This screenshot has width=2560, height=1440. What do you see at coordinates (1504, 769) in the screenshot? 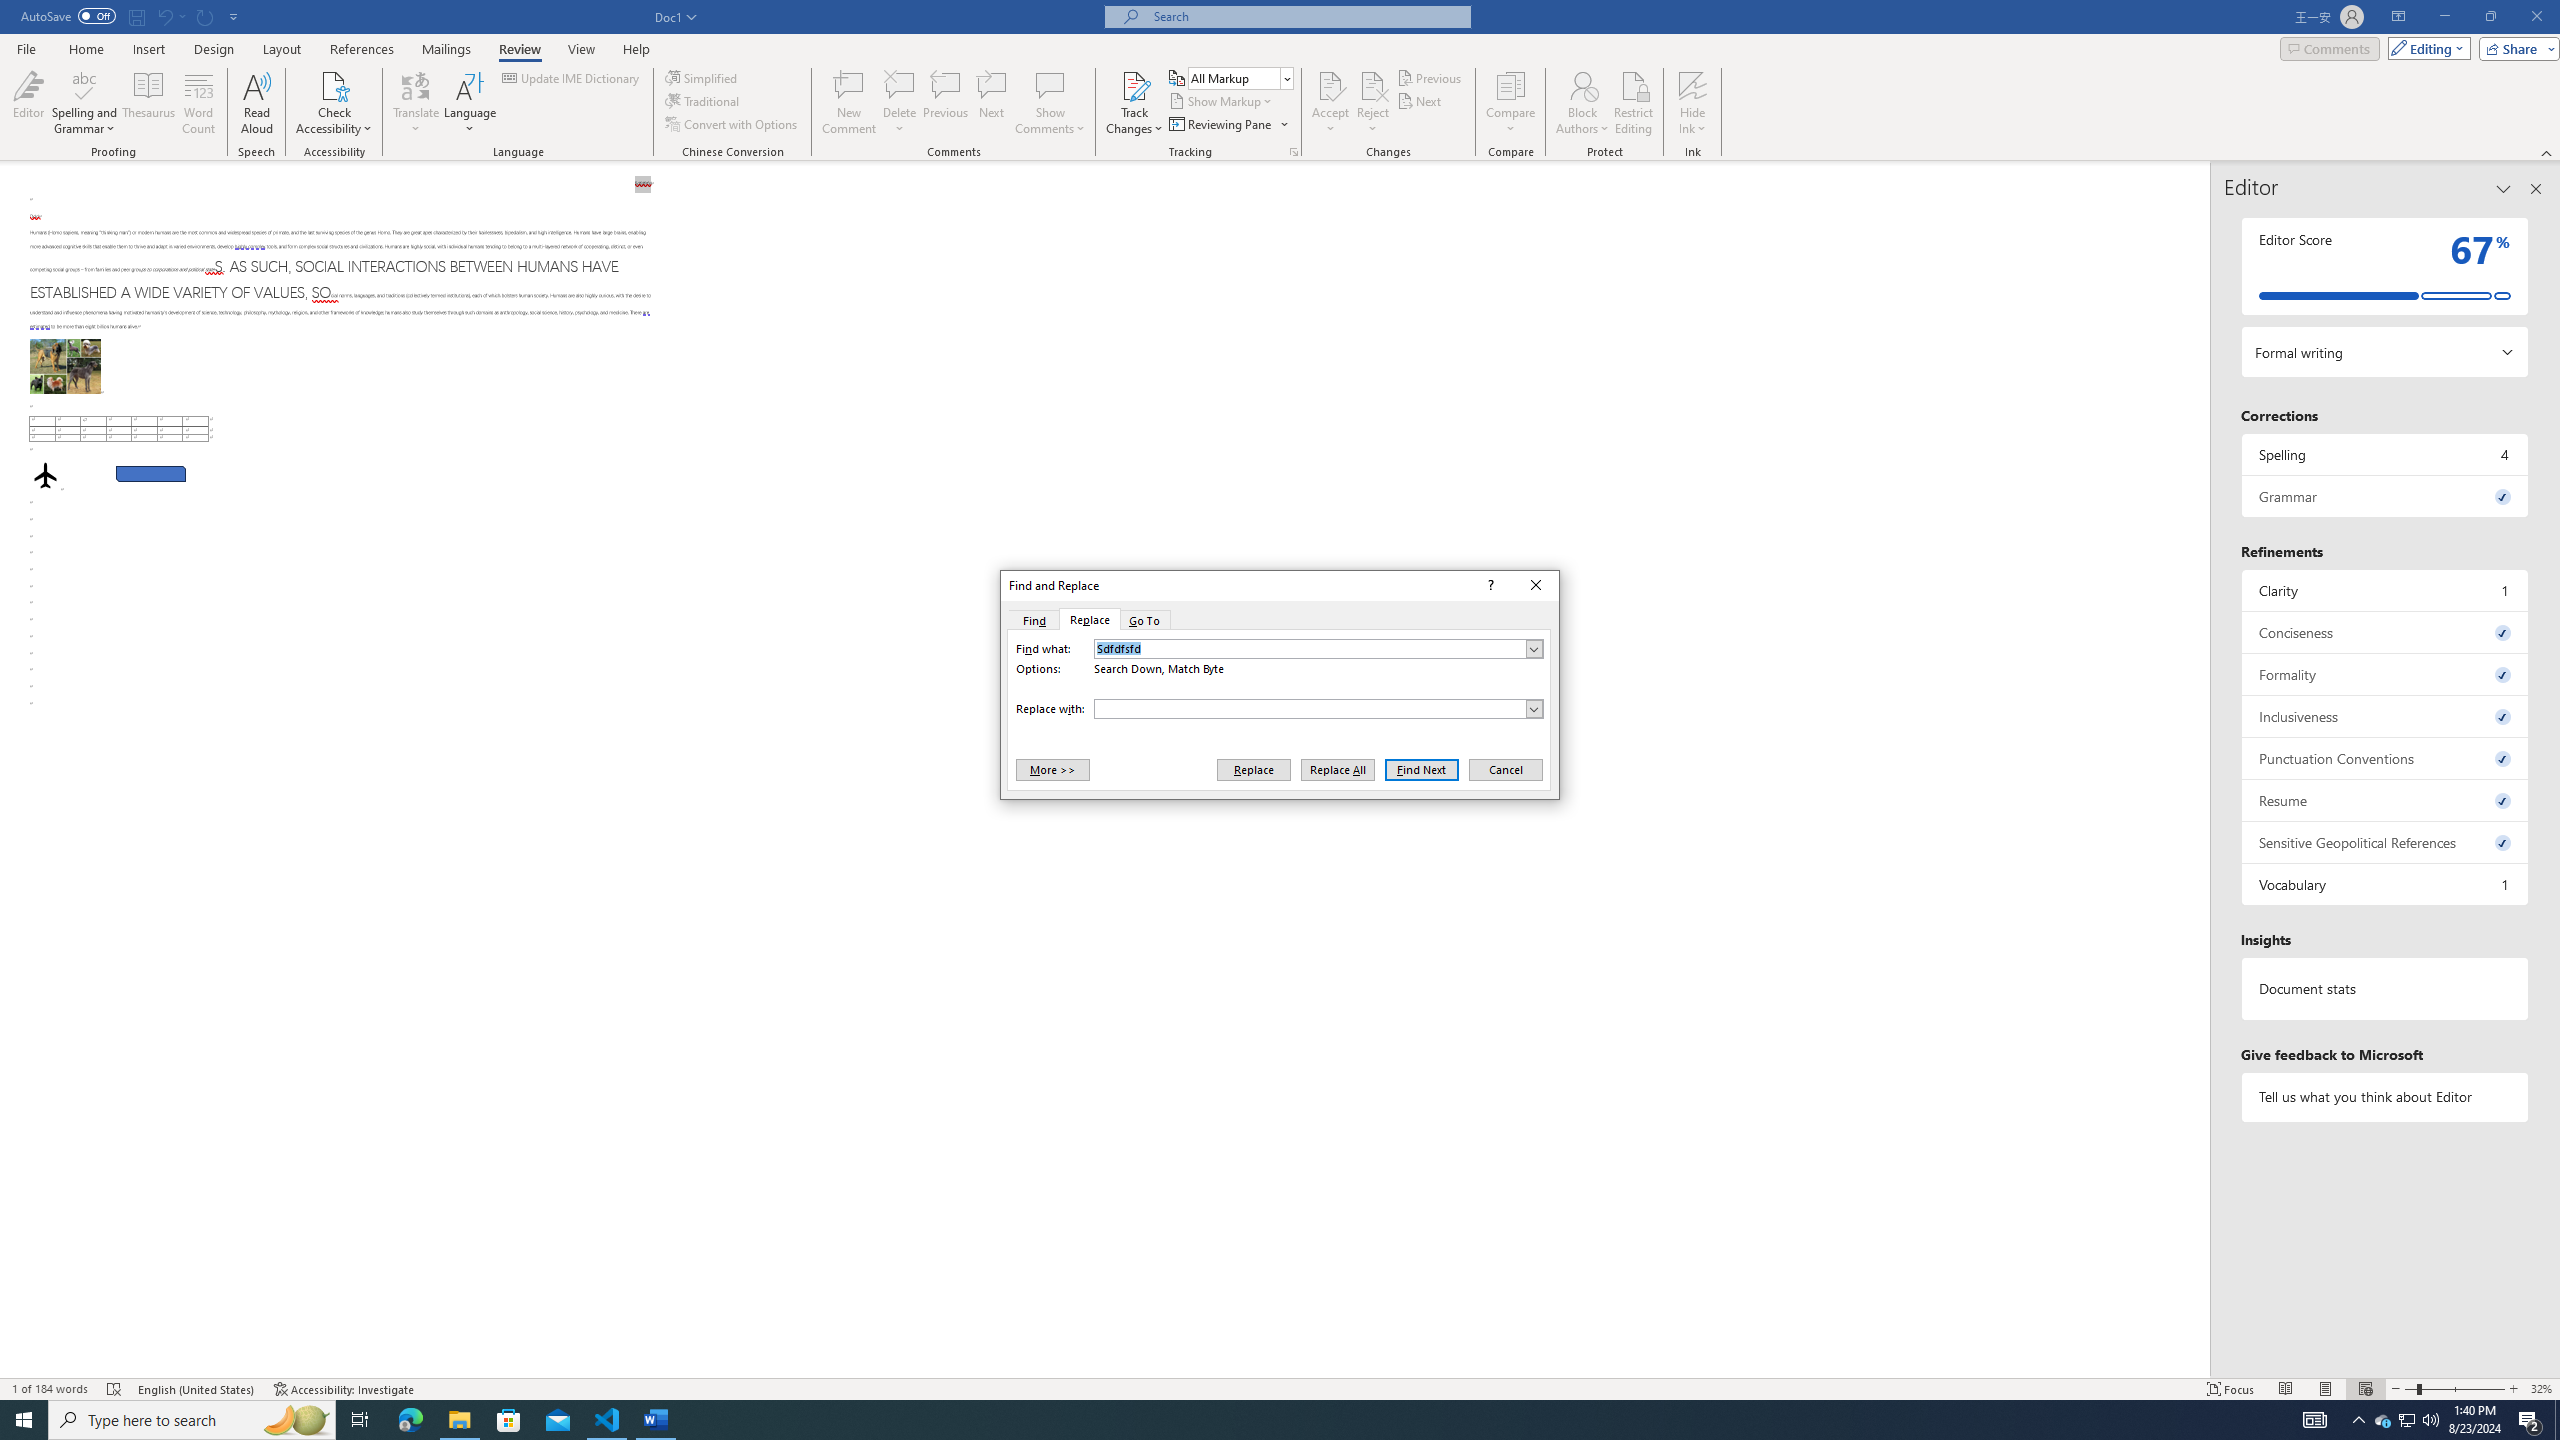
I see `'Cancel'` at bounding box center [1504, 769].